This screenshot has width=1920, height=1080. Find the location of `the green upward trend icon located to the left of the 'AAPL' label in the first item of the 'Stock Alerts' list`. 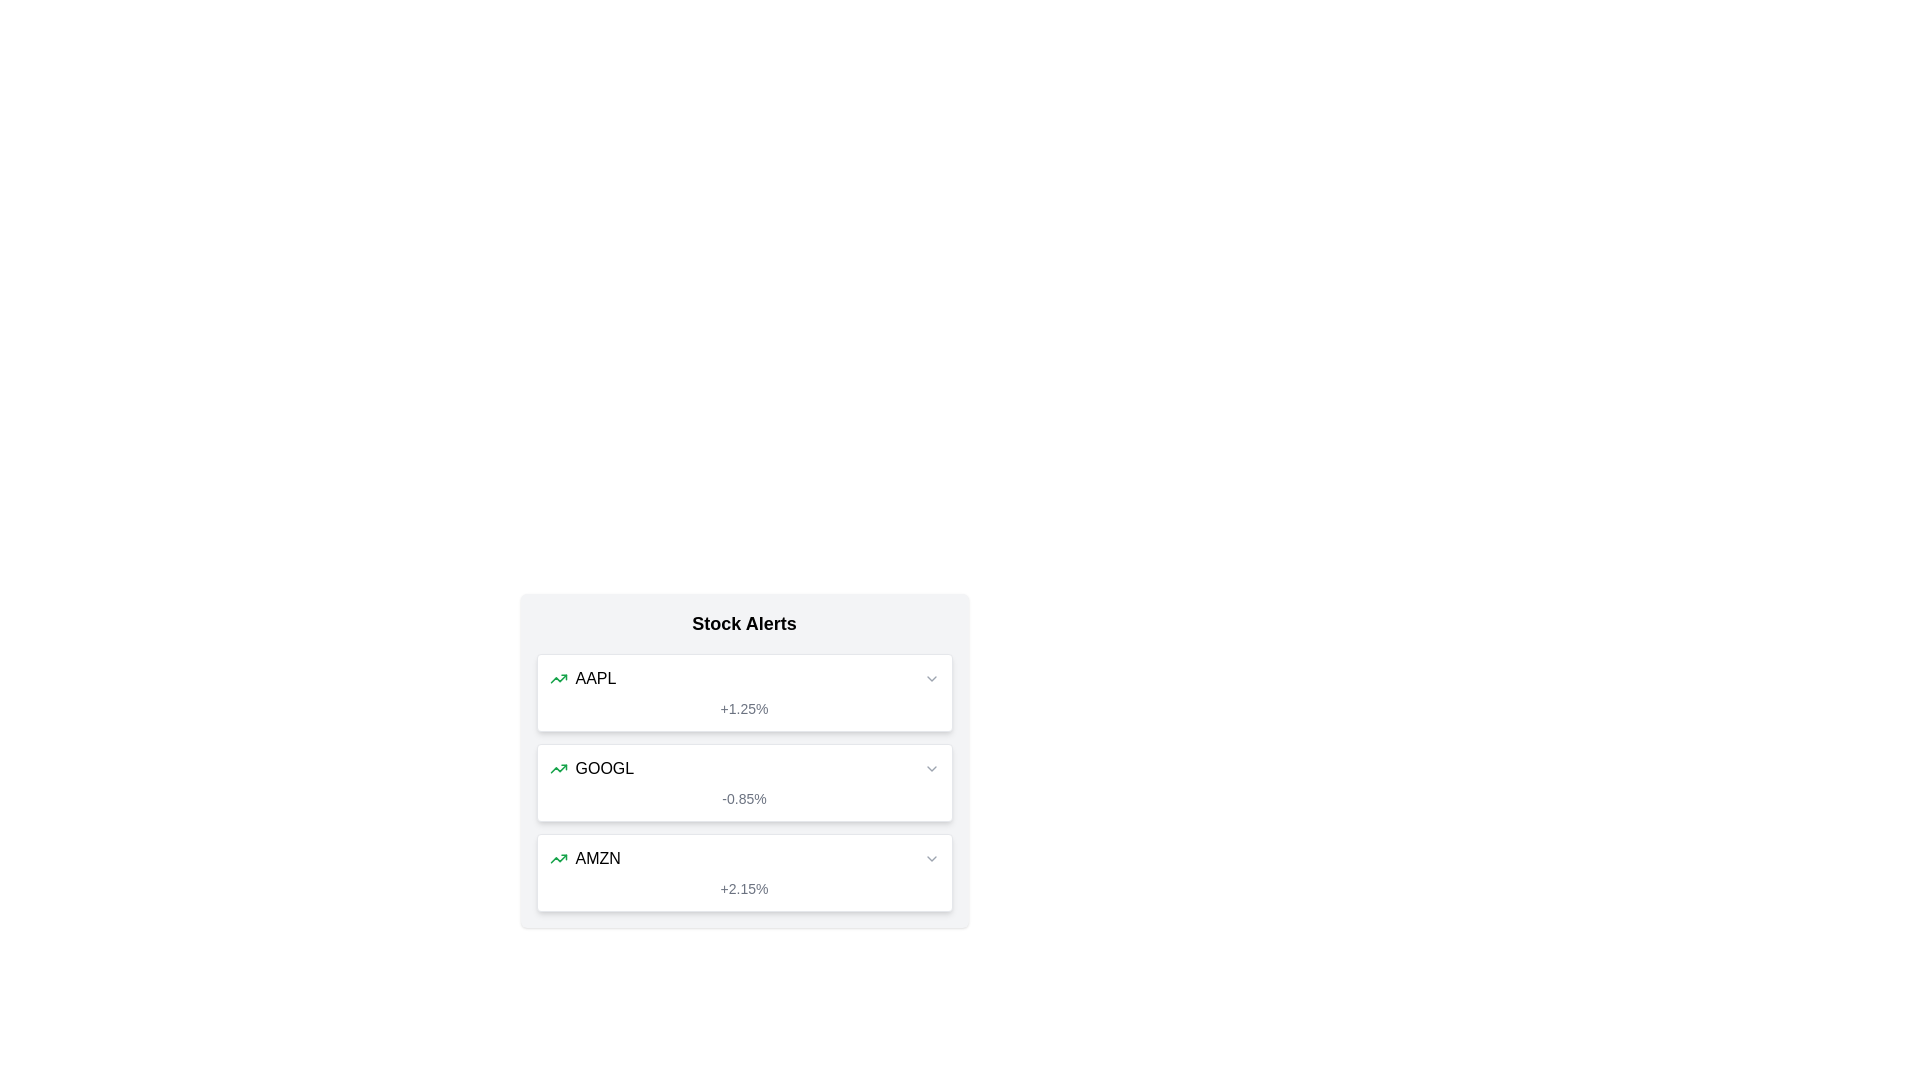

the green upward trend icon located to the left of the 'AAPL' label in the first item of the 'Stock Alerts' list is located at coordinates (558, 677).